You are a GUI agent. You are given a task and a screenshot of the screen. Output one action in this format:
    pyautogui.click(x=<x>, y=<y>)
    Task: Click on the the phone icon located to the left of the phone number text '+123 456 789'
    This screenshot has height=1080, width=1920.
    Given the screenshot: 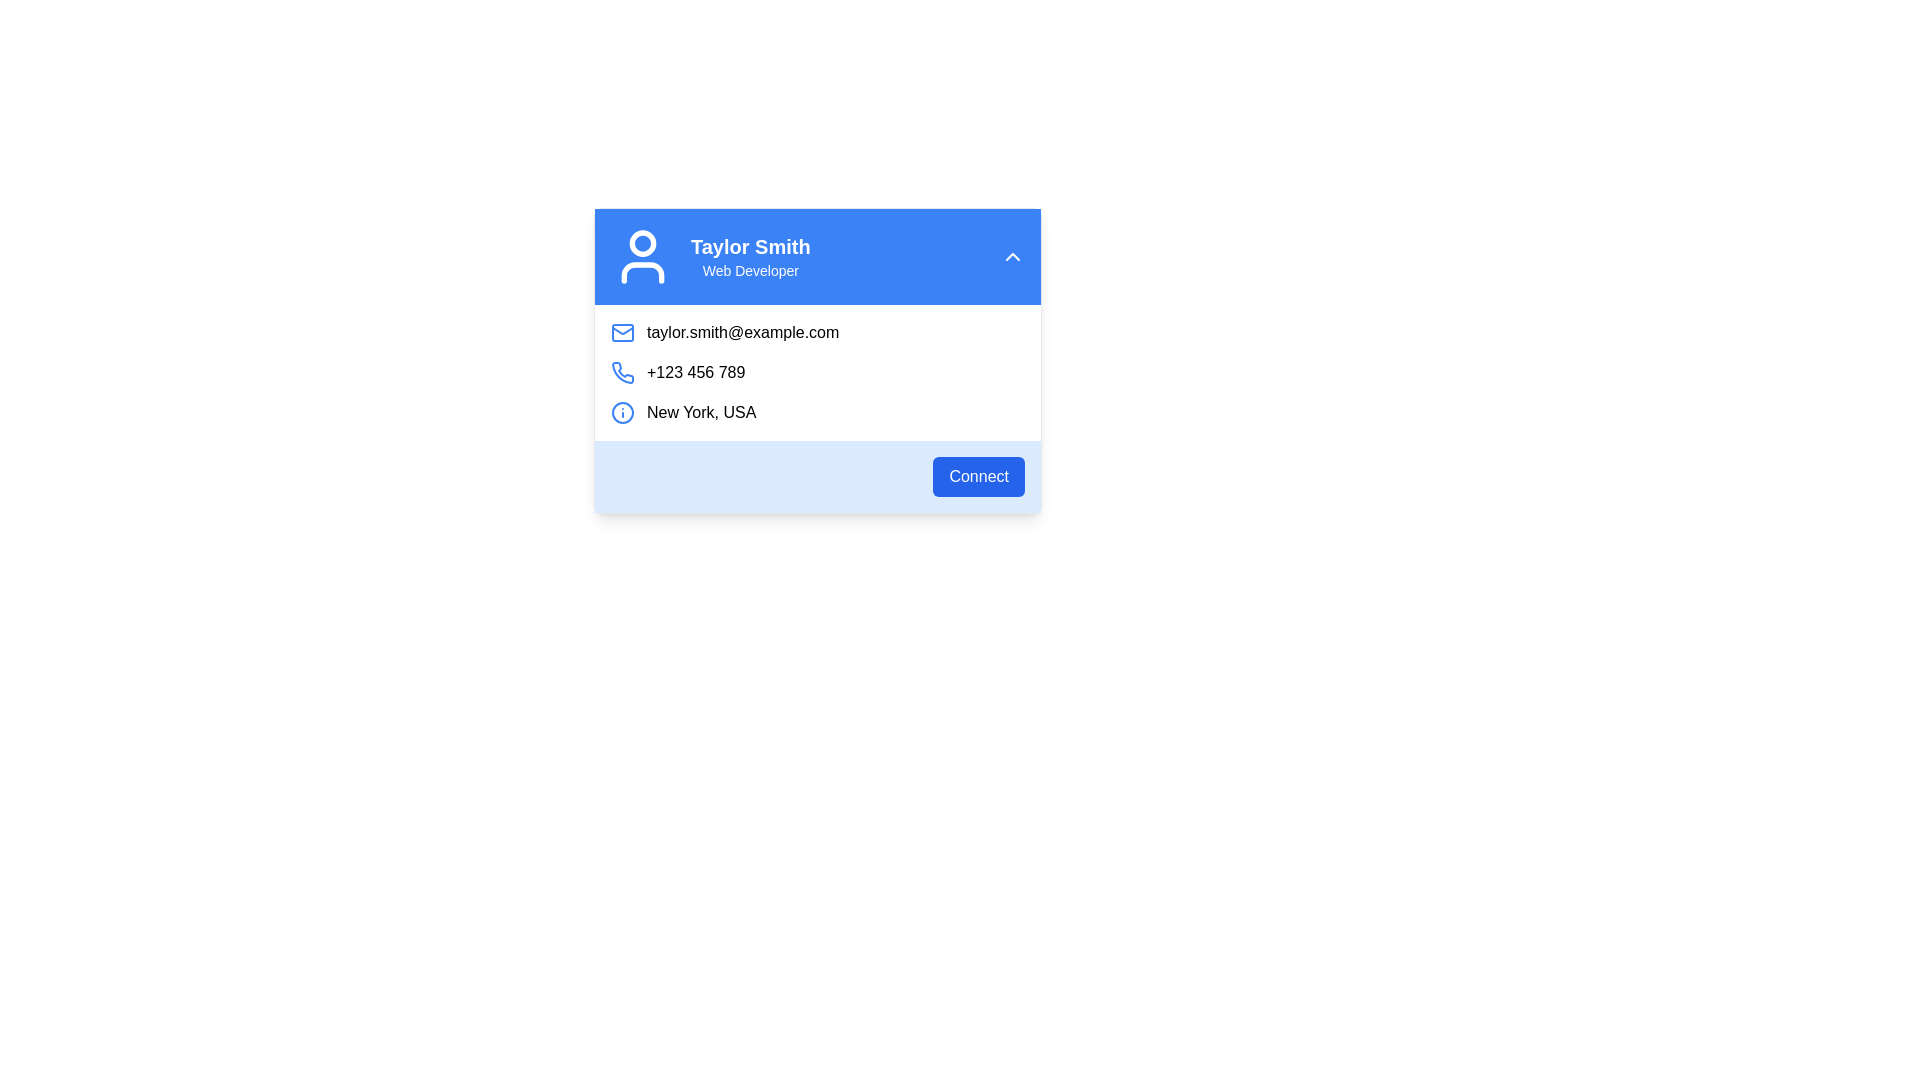 What is the action you would take?
    pyautogui.click(x=622, y=373)
    